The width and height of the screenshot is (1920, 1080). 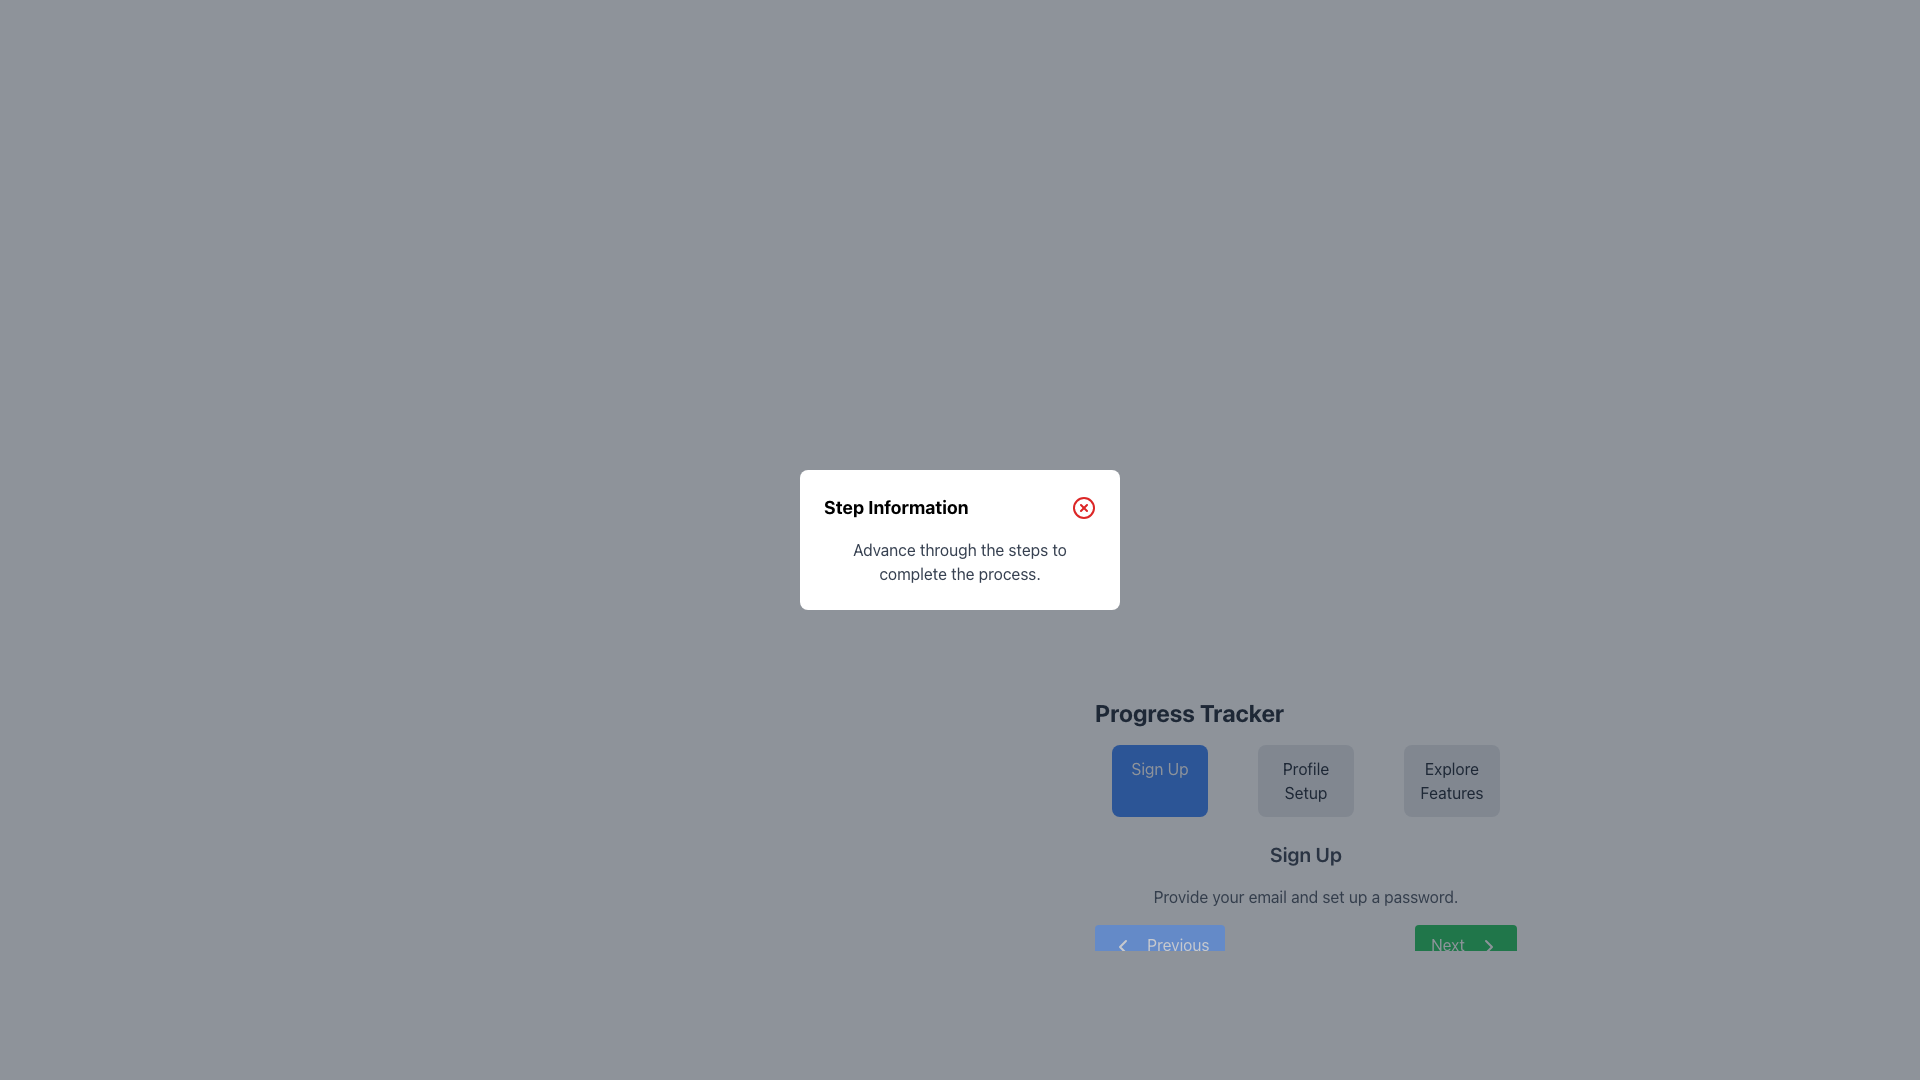 What do you see at coordinates (1305, 896) in the screenshot?
I see `the instructional text label guiding the user to supply their email address and choose a password during the sign-up process, located under the 'Sign Up' heading` at bounding box center [1305, 896].